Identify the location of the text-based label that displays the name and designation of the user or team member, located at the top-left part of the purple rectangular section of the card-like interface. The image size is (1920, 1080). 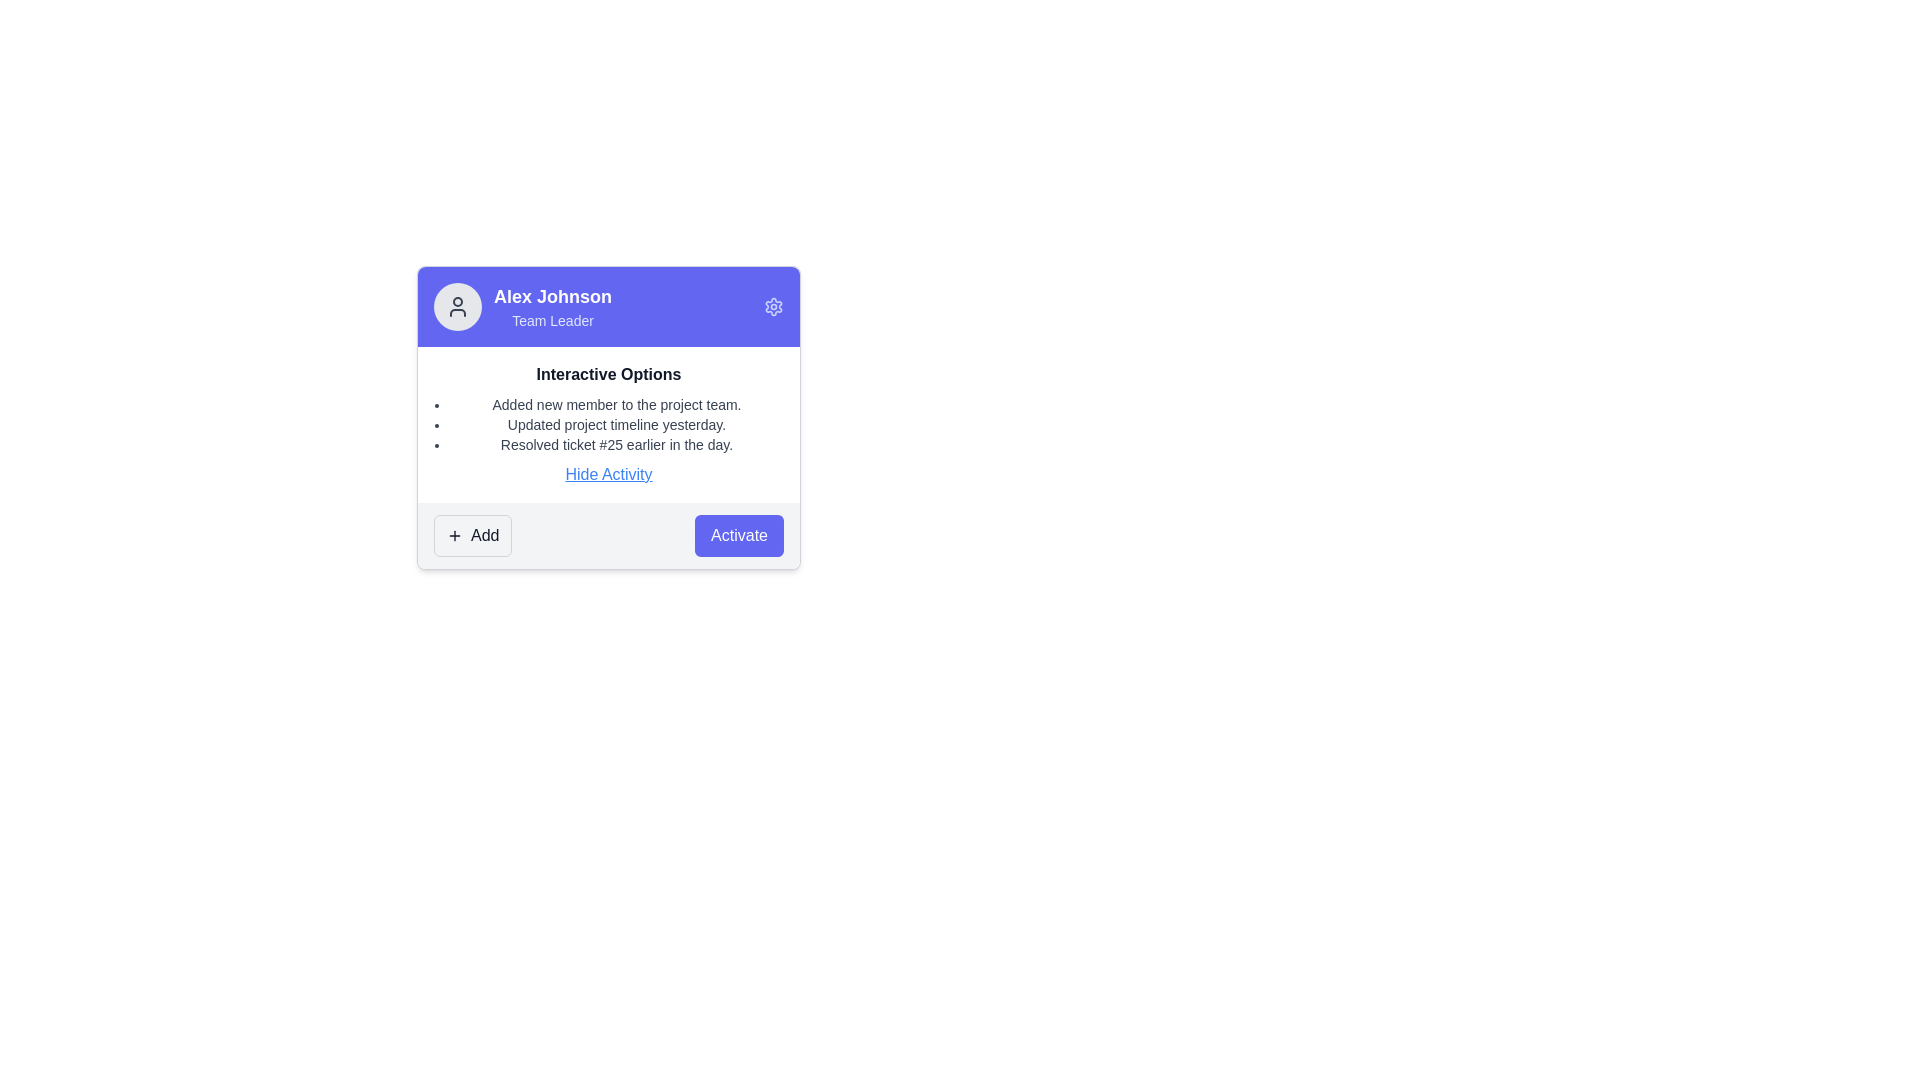
(523, 307).